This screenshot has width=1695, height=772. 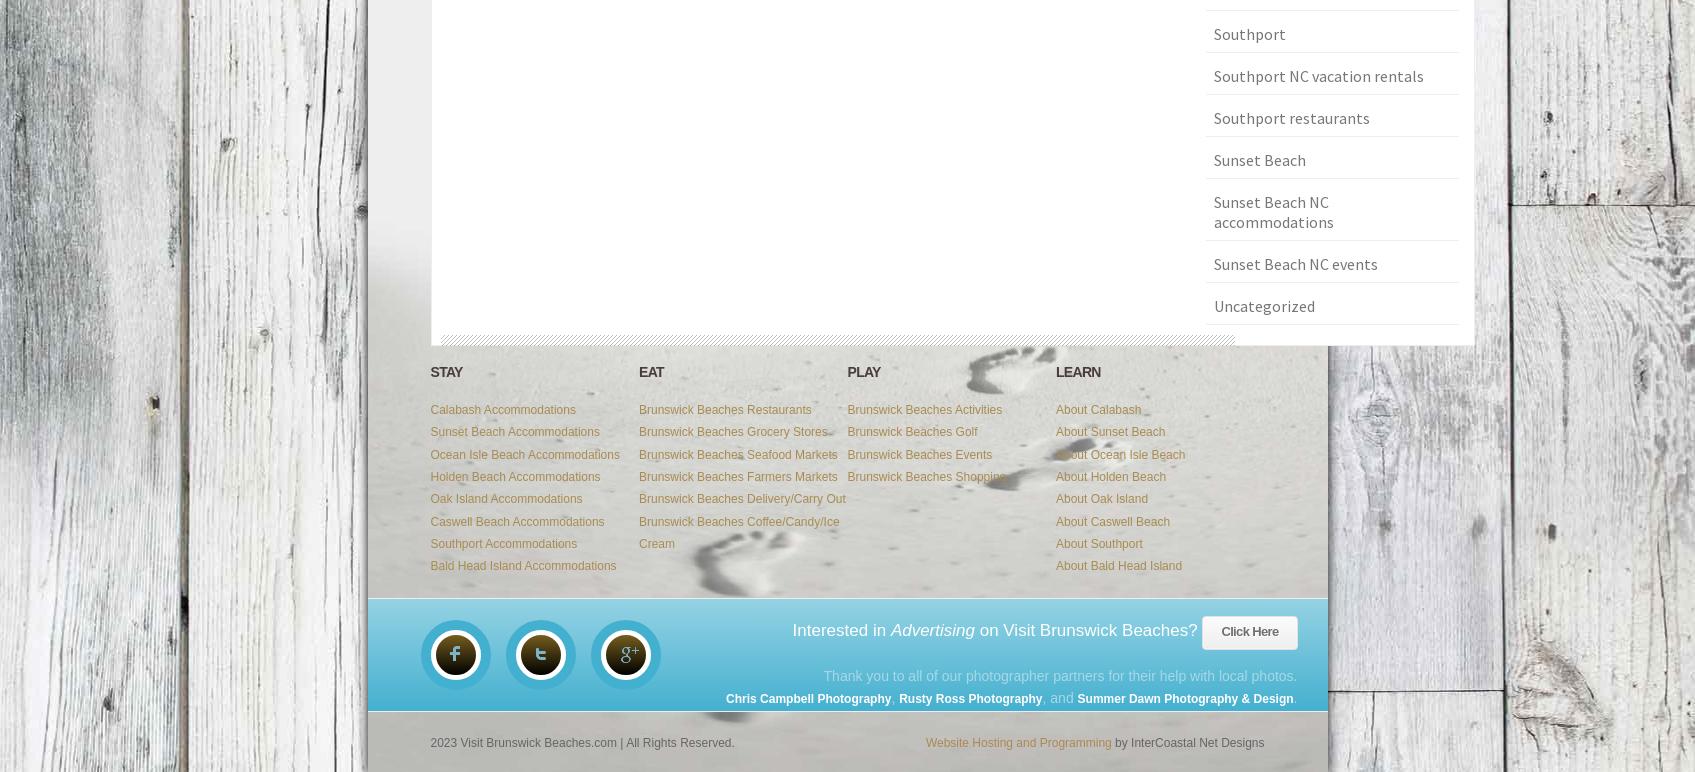 I want to click on 'Rusty Ross Photography', so click(x=970, y=697).